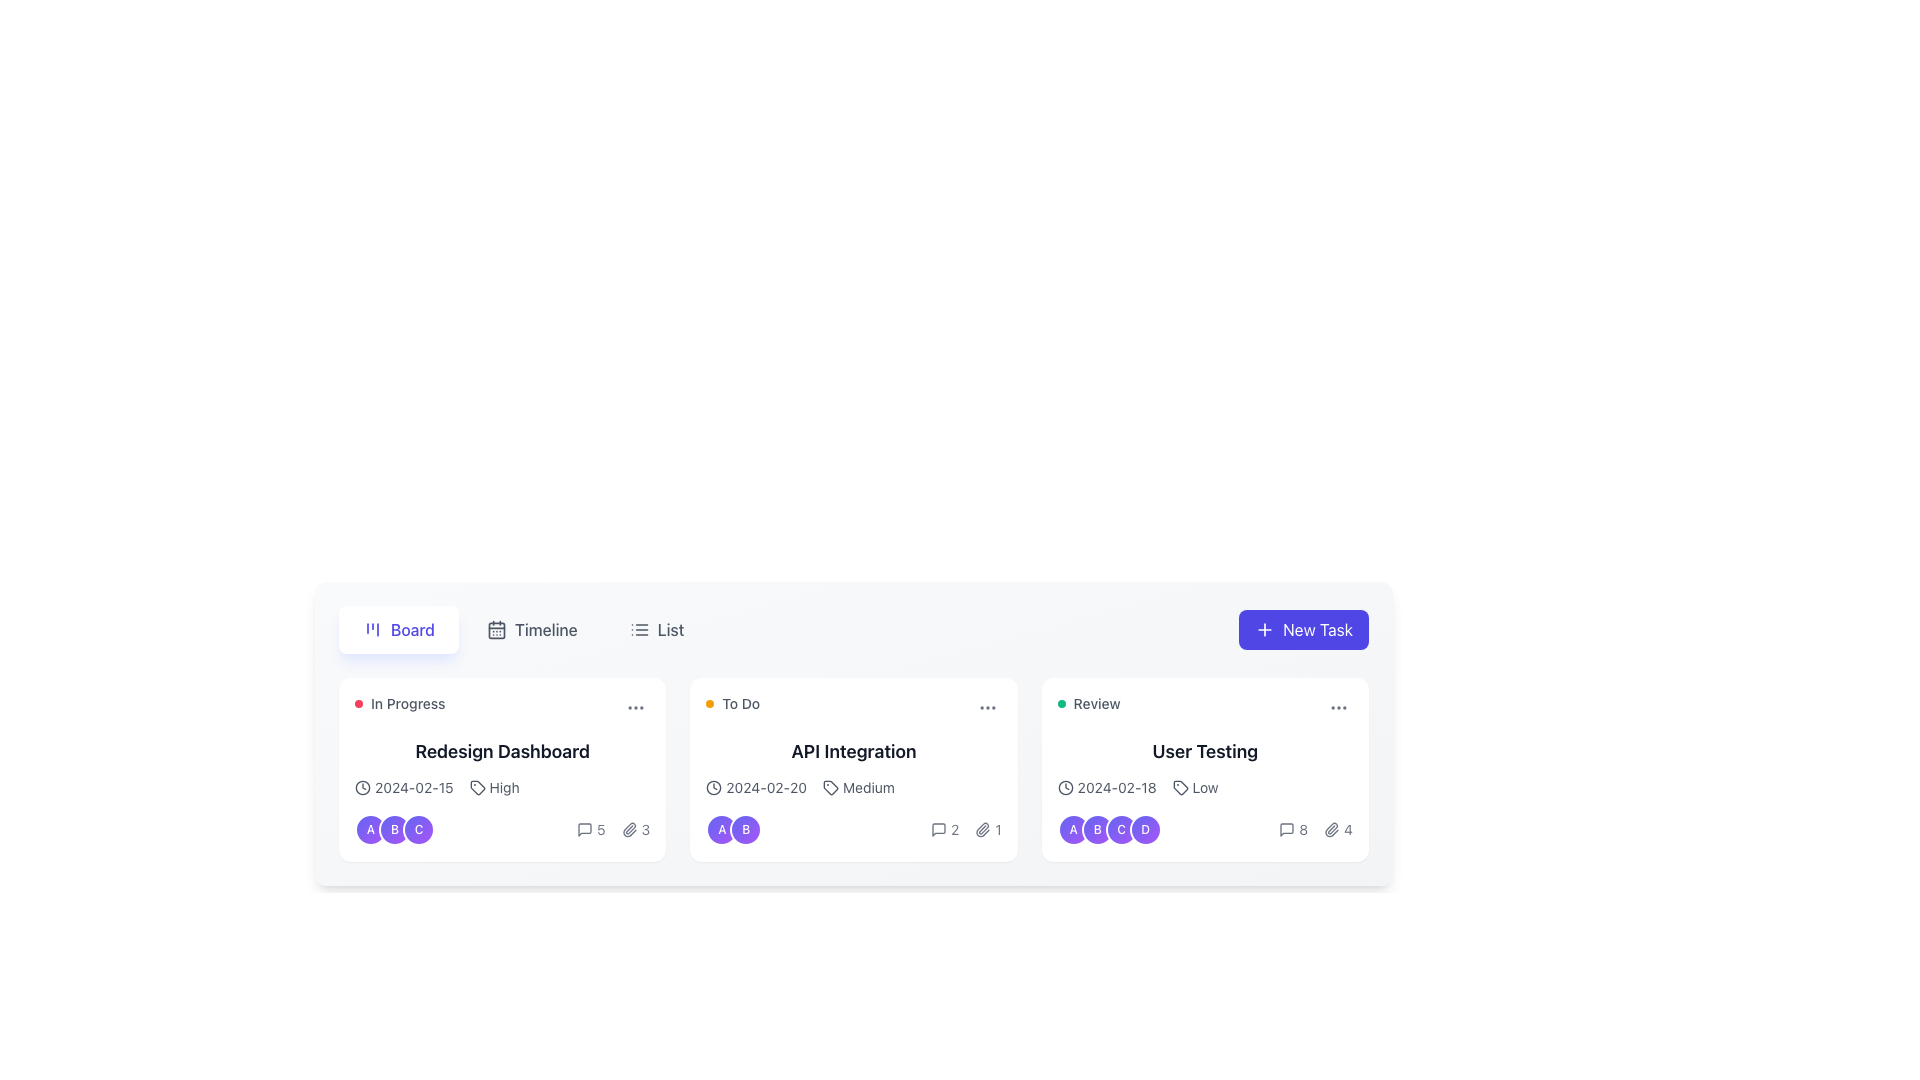 The height and width of the screenshot is (1080, 1920). I want to click on the list icon, which is styled with three horizontal lines and located next to the text label 'List' in the tab menu, so click(638, 628).